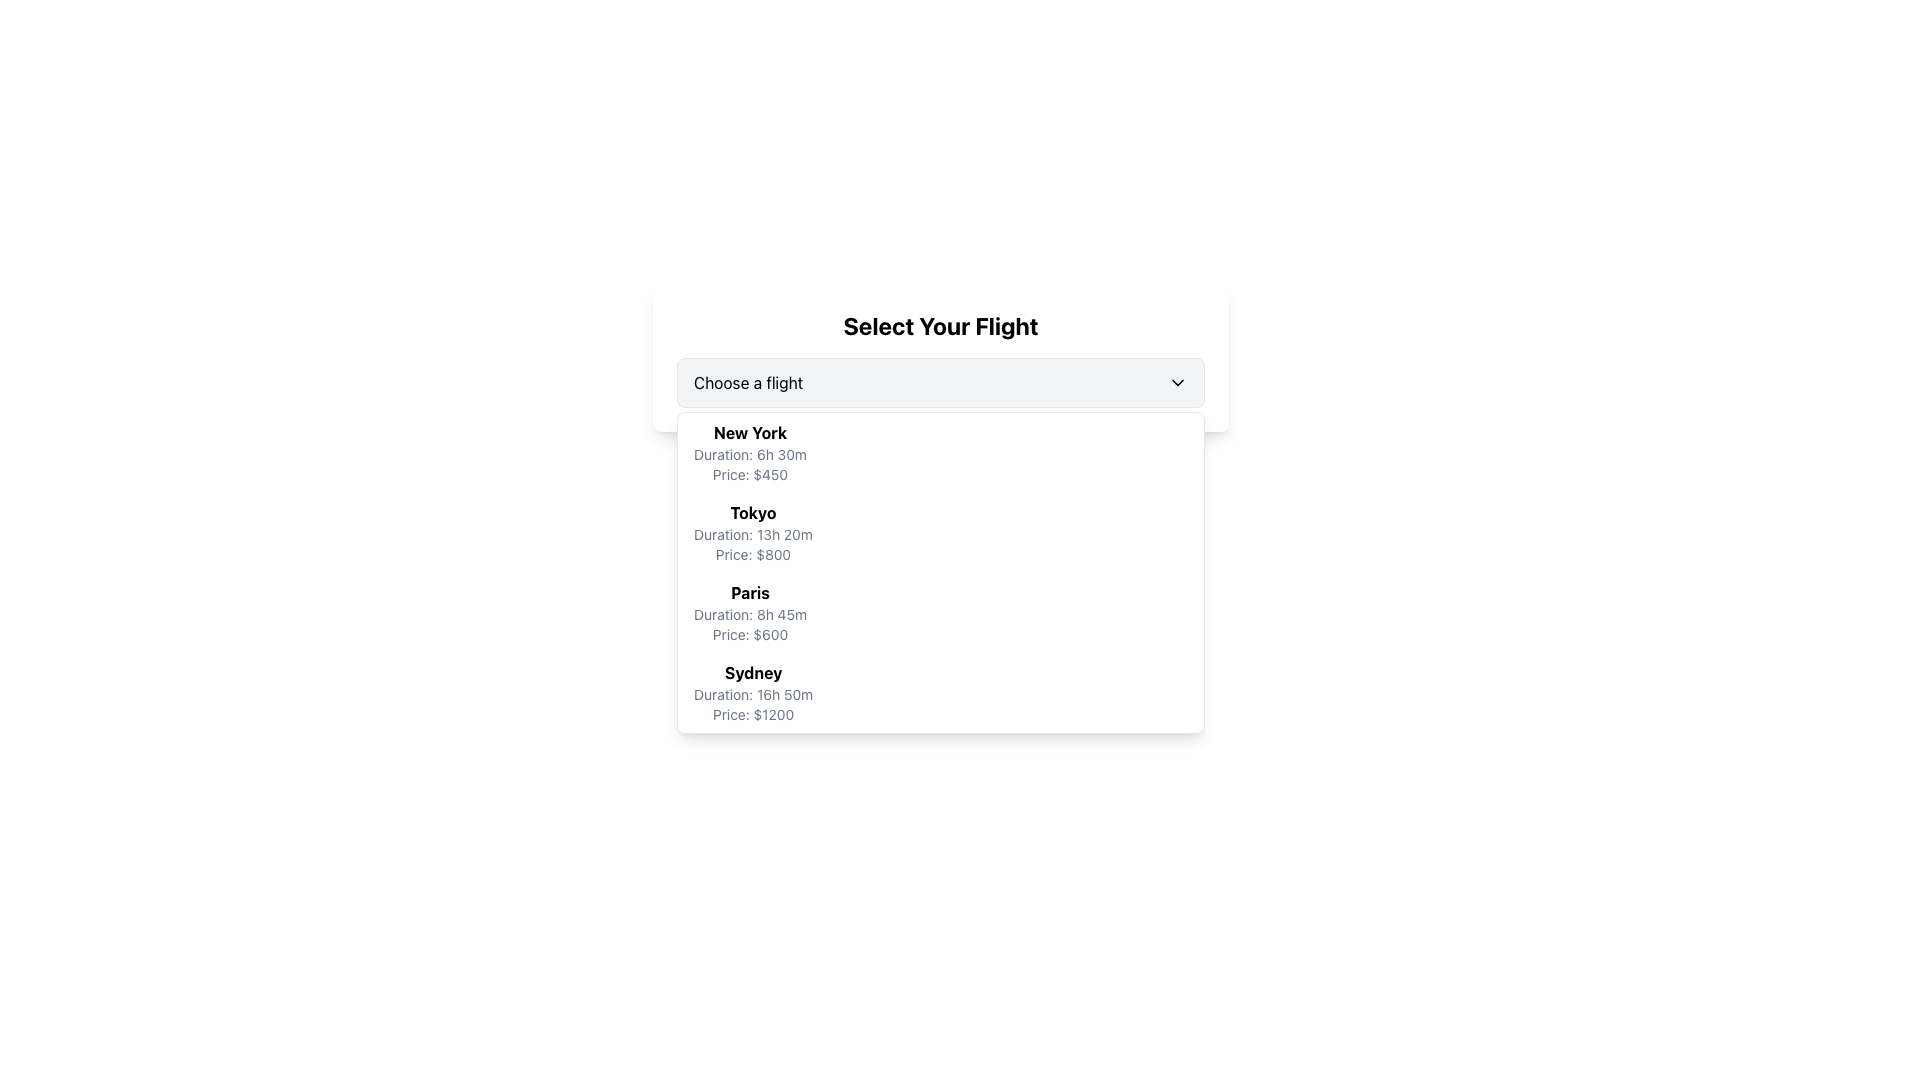 The image size is (1920, 1080). Describe the element at coordinates (752, 534) in the screenshot. I see `the static text element that displays 'Duration: 13h 20m', which provides information about the flight's duration to Tokyo` at that location.